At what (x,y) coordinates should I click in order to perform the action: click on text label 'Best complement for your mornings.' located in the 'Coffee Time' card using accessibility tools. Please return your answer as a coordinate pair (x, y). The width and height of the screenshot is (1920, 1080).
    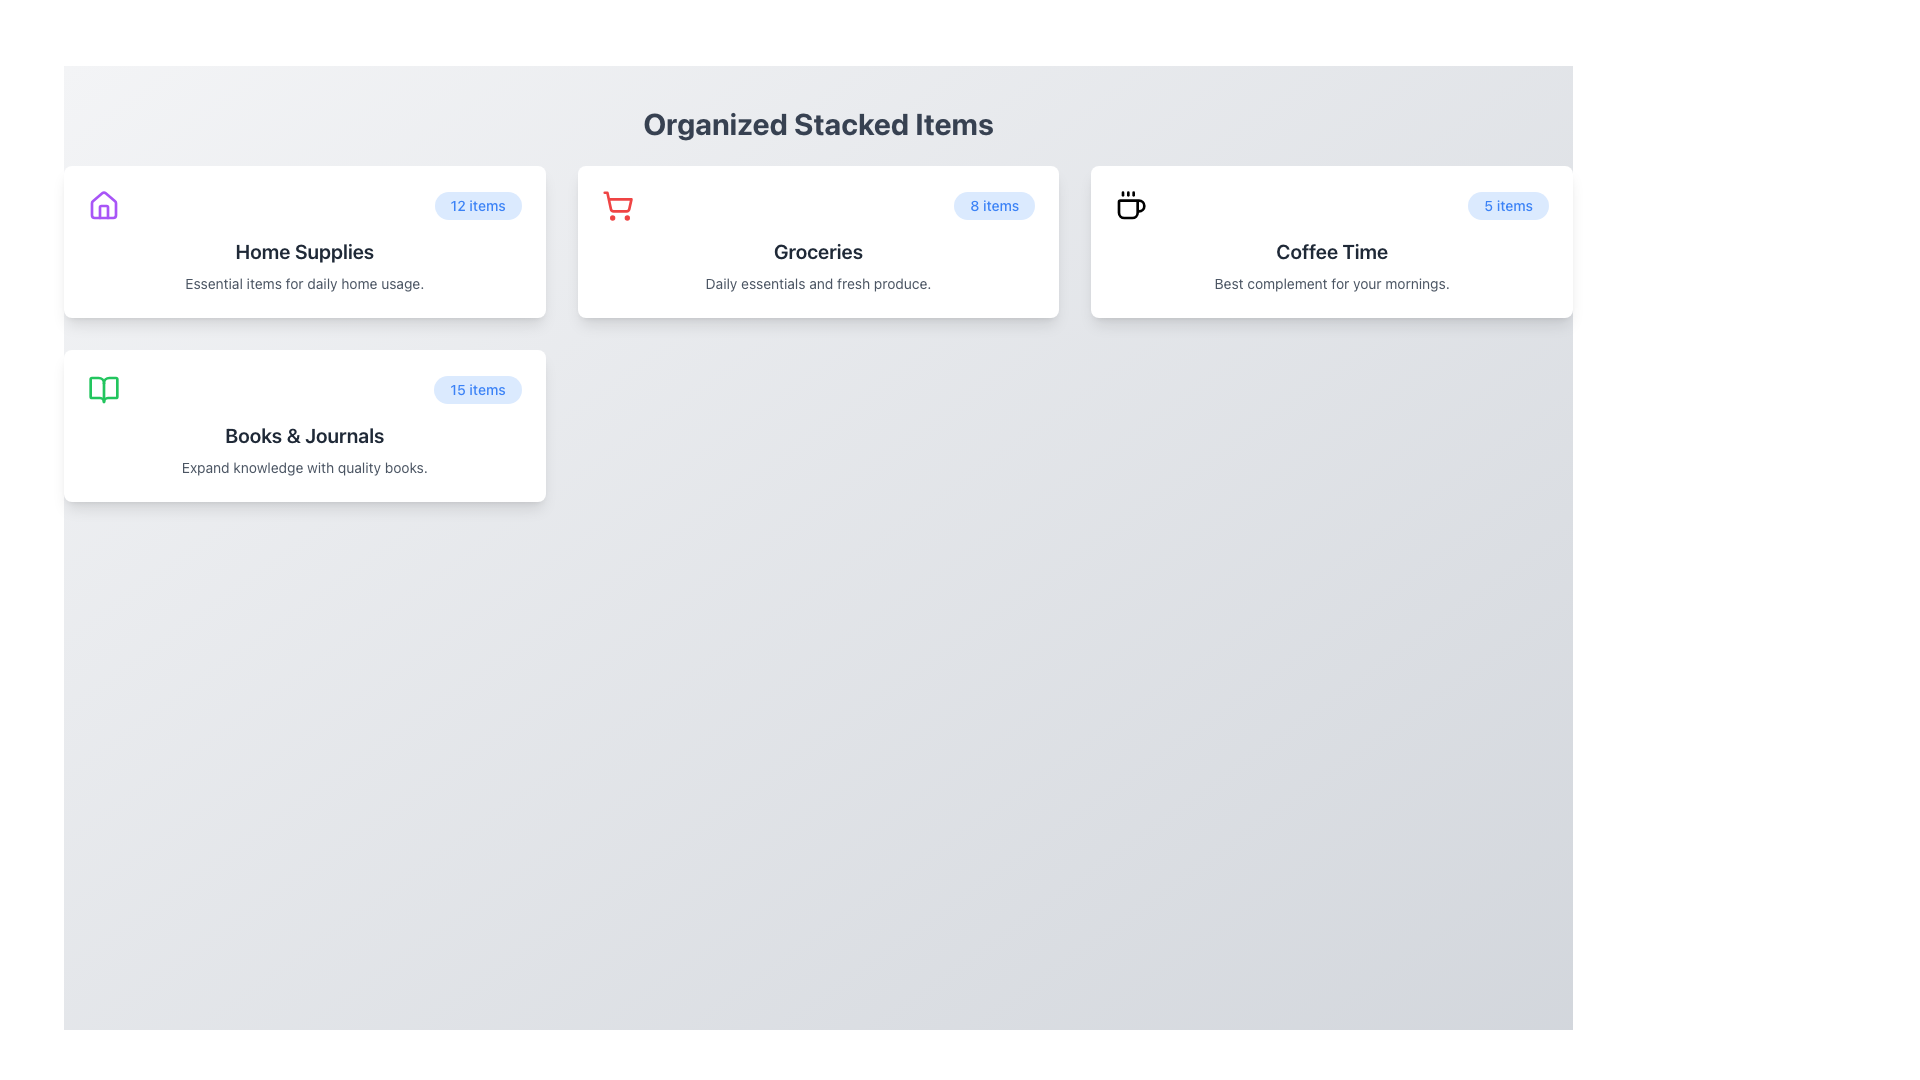
    Looking at the image, I should click on (1332, 284).